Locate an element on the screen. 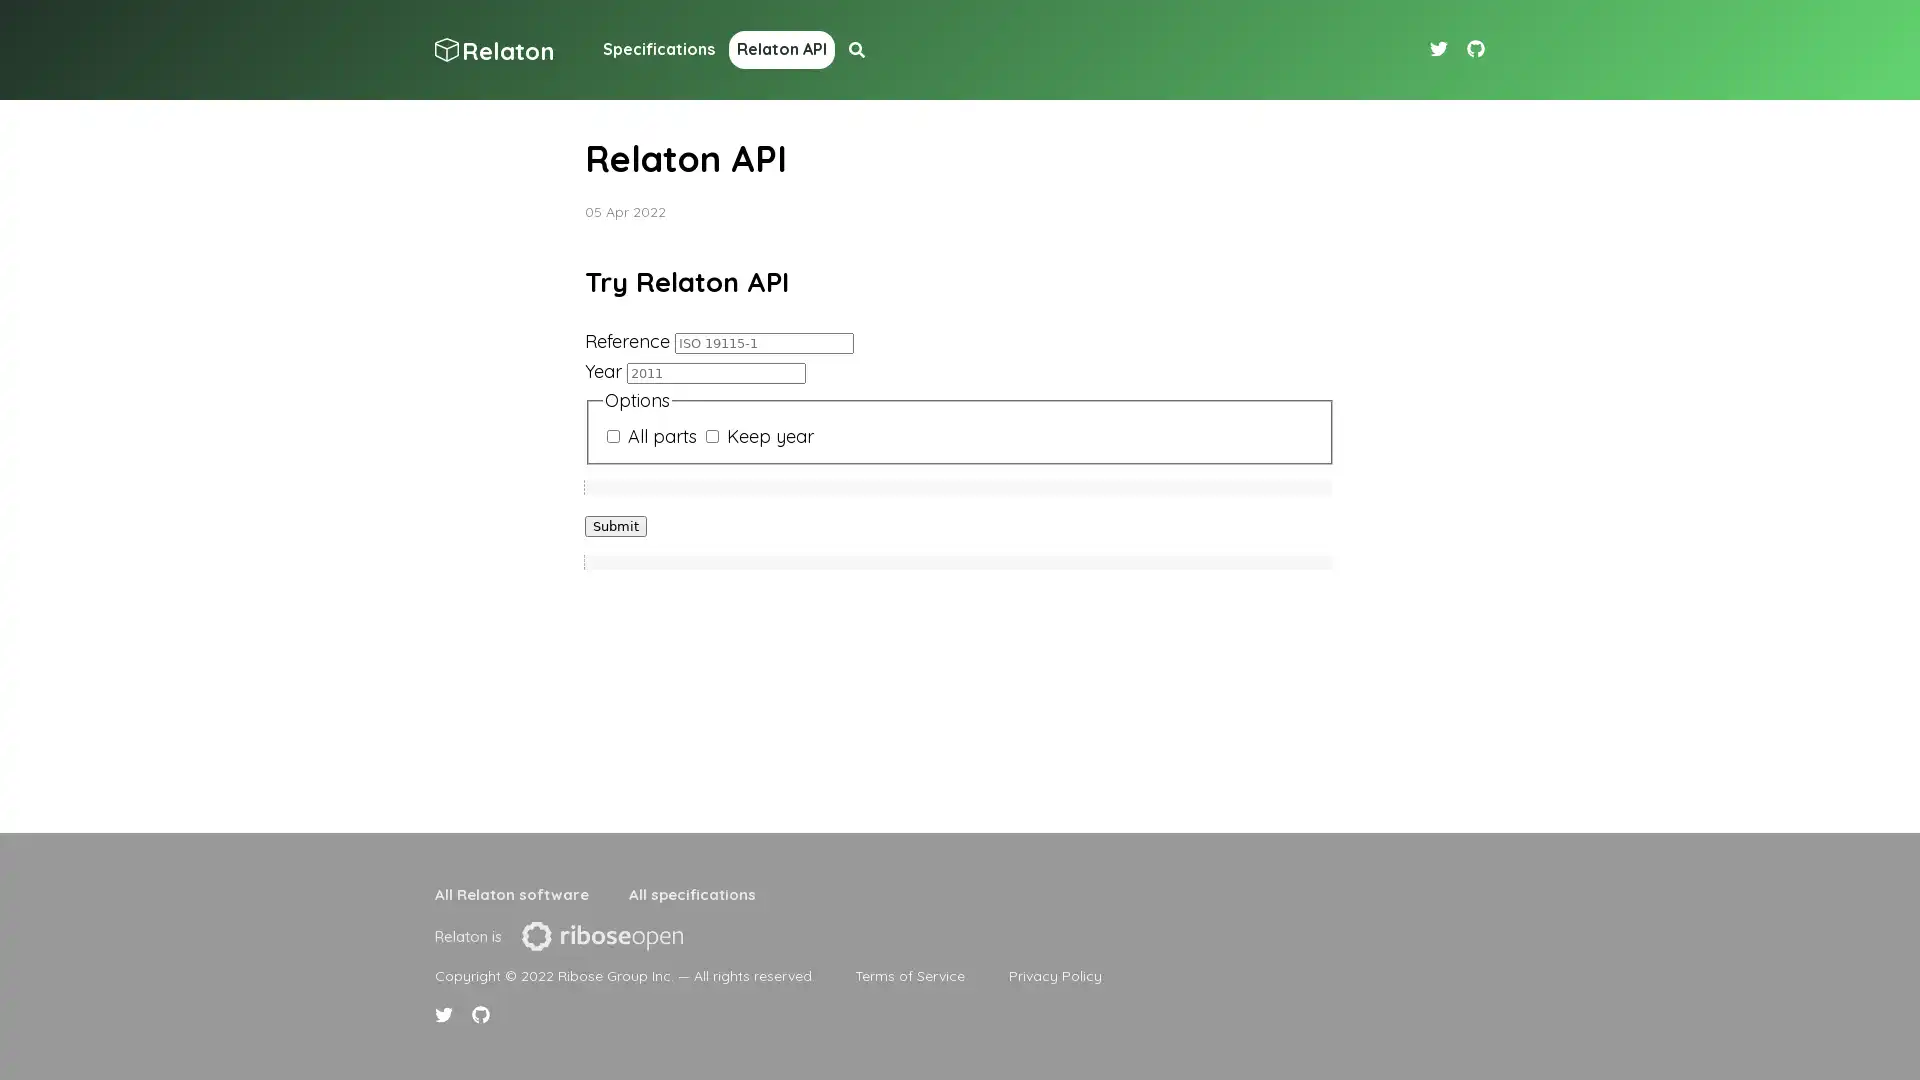 Image resolution: width=1920 pixels, height=1080 pixels. Submit is located at coordinates (614, 525).